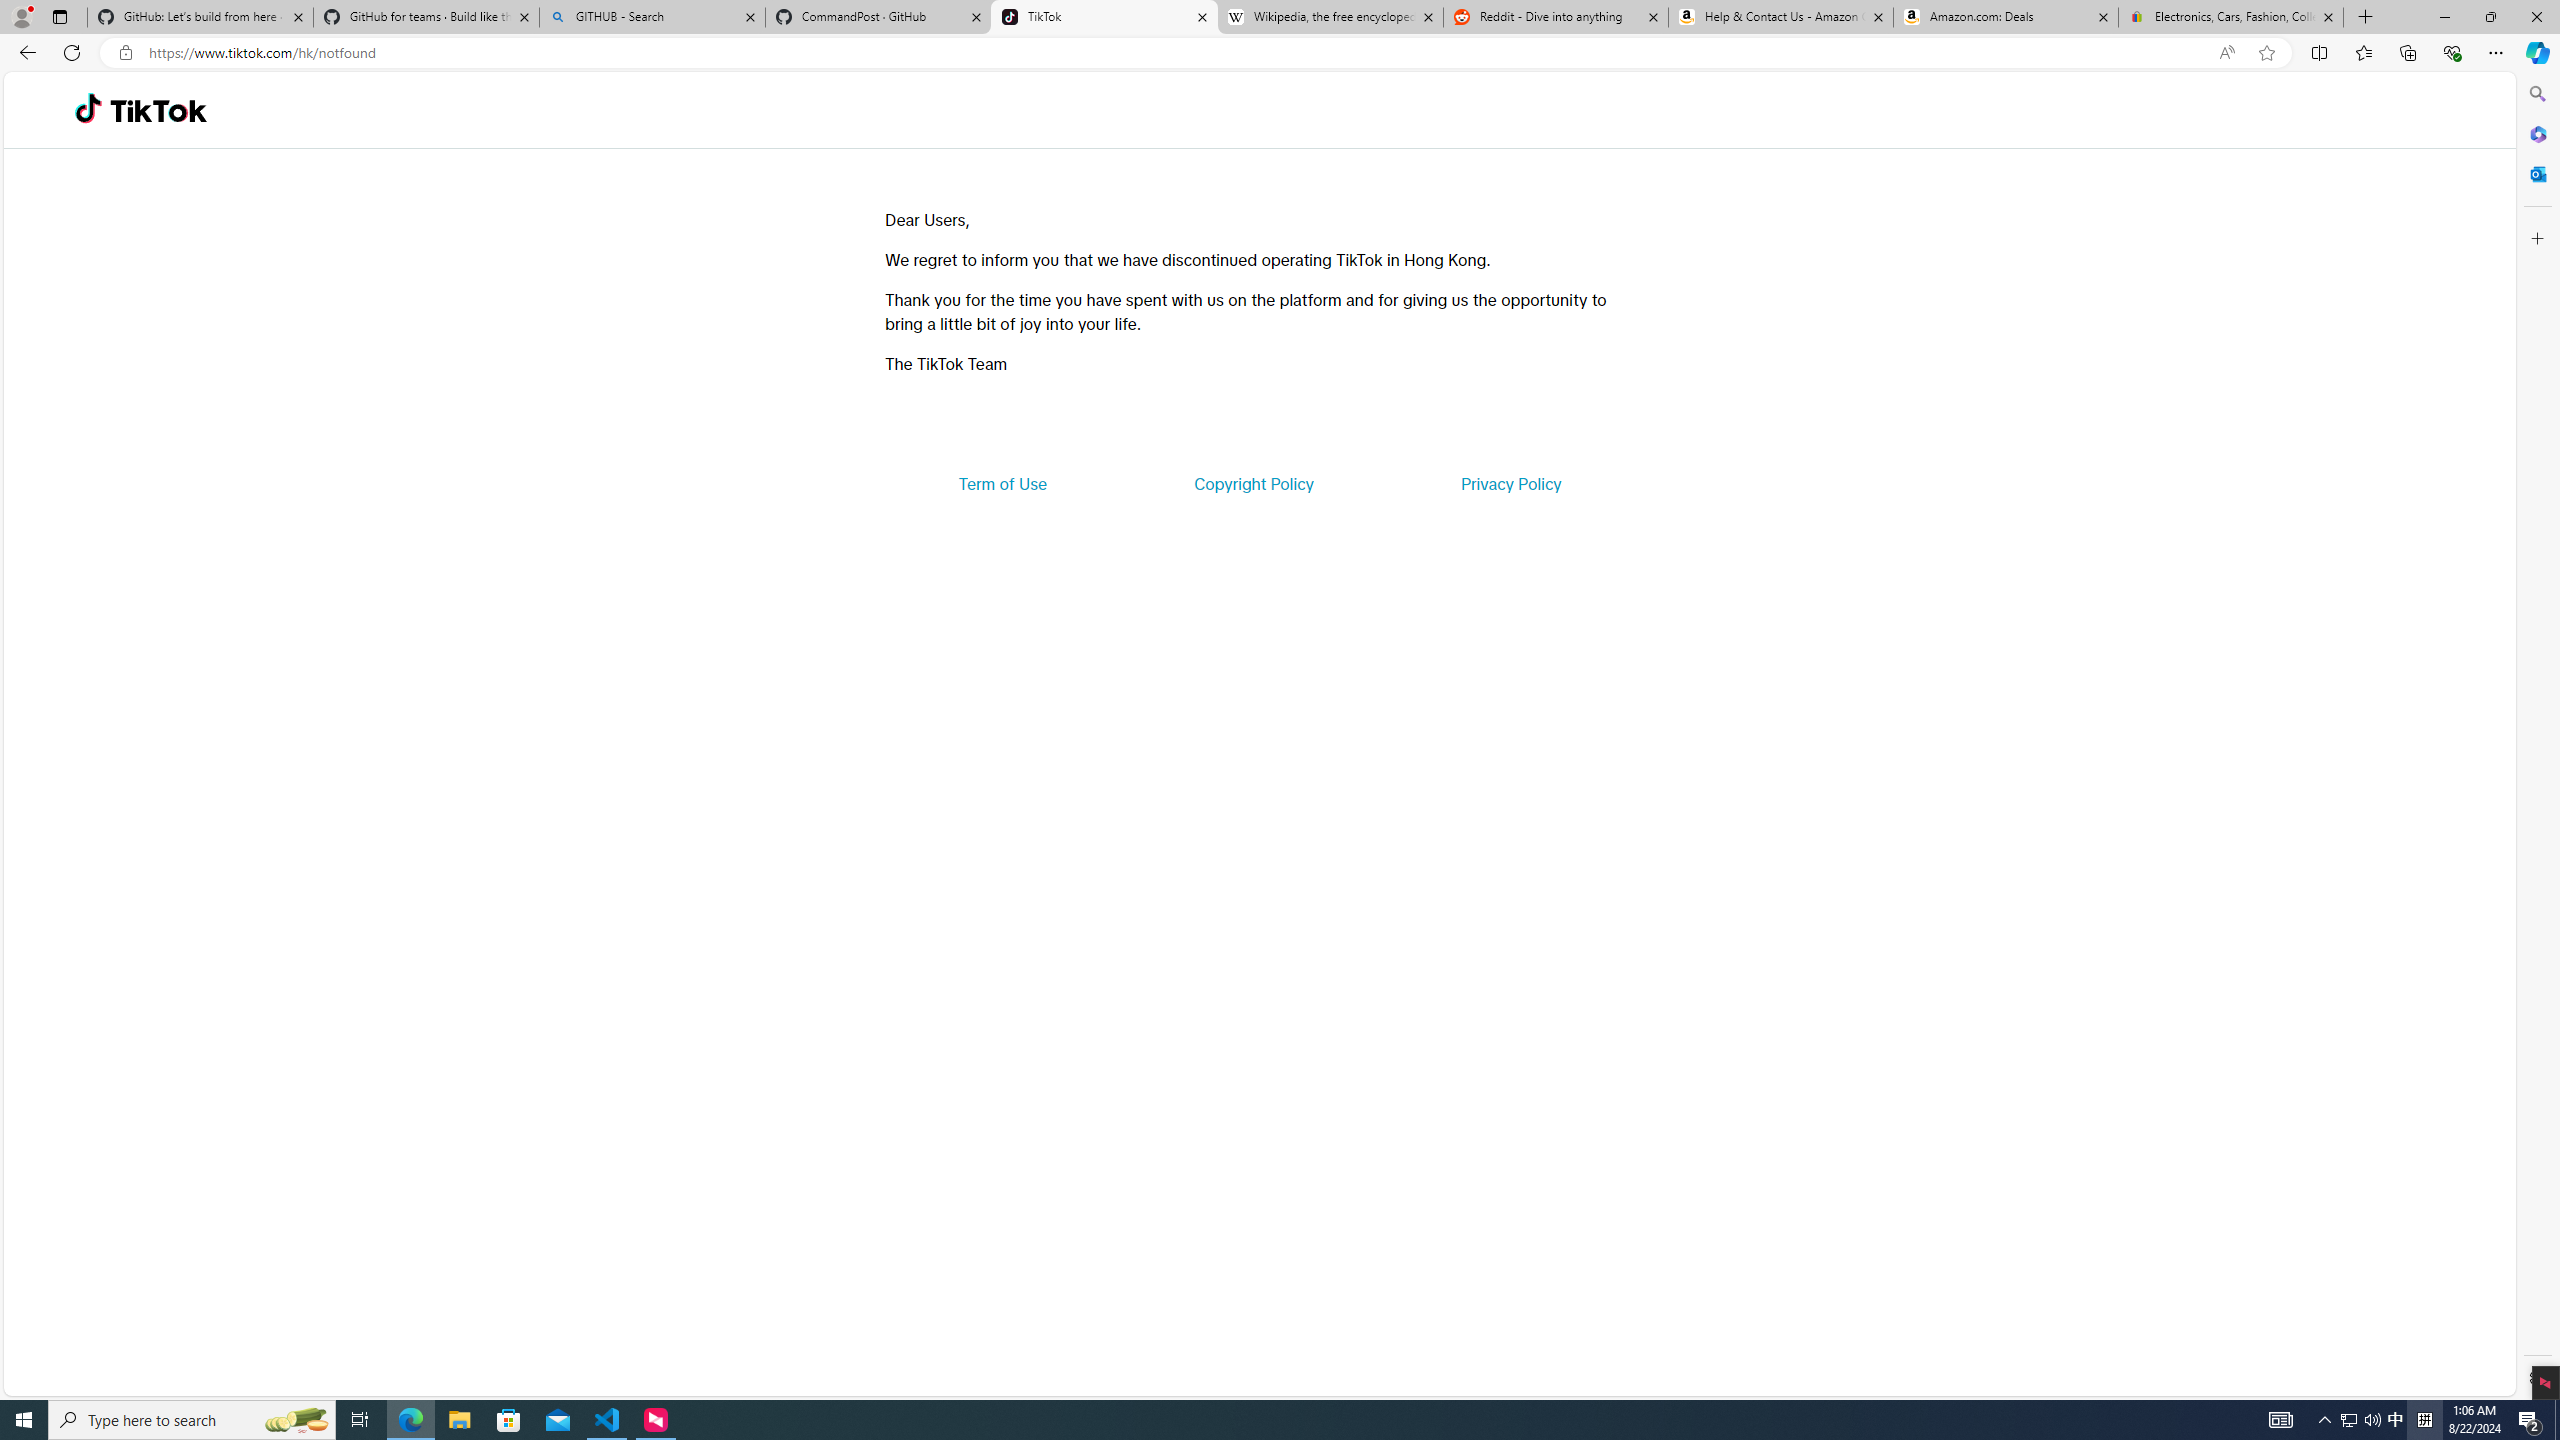 The width and height of the screenshot is (2560, 1440). I want to click on 'Restore', so click(2490, 16).